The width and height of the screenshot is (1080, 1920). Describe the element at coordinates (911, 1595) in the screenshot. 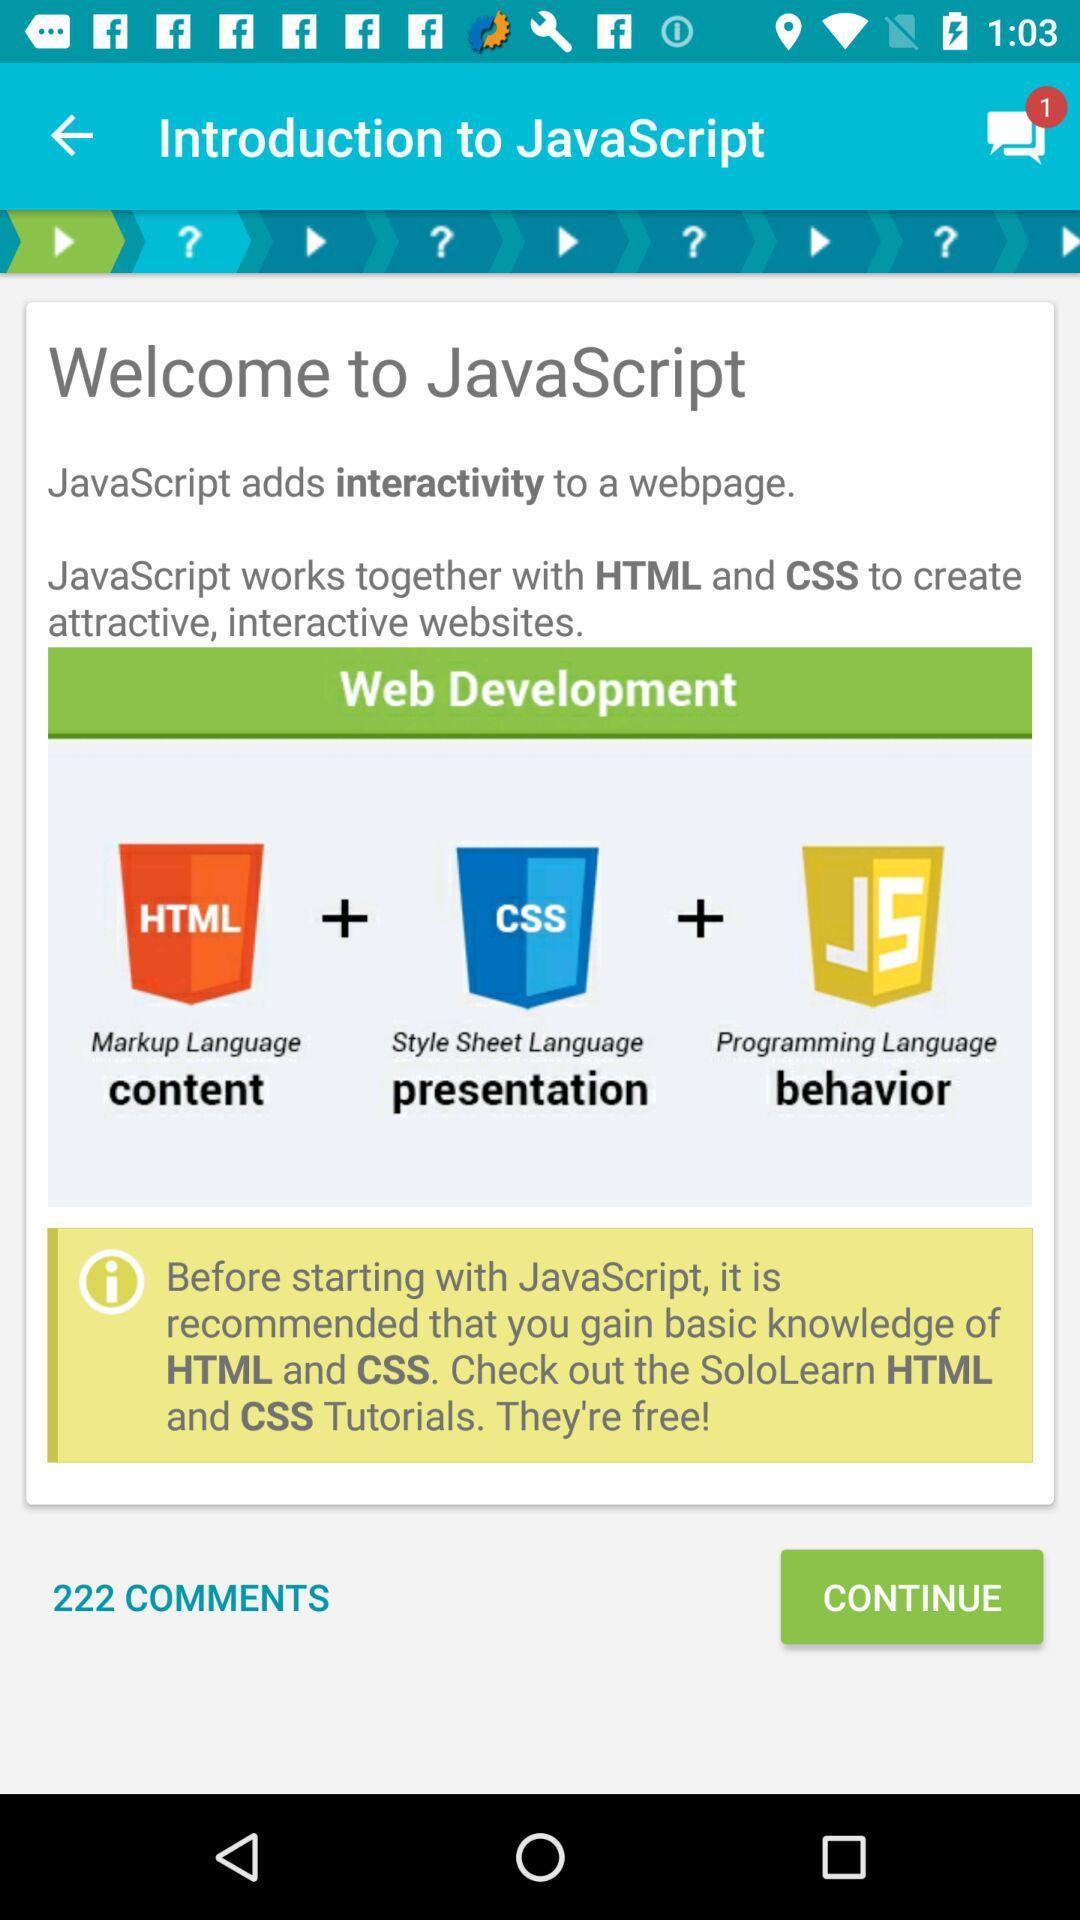

I see `the item to the right of the 222 comments` at that location.